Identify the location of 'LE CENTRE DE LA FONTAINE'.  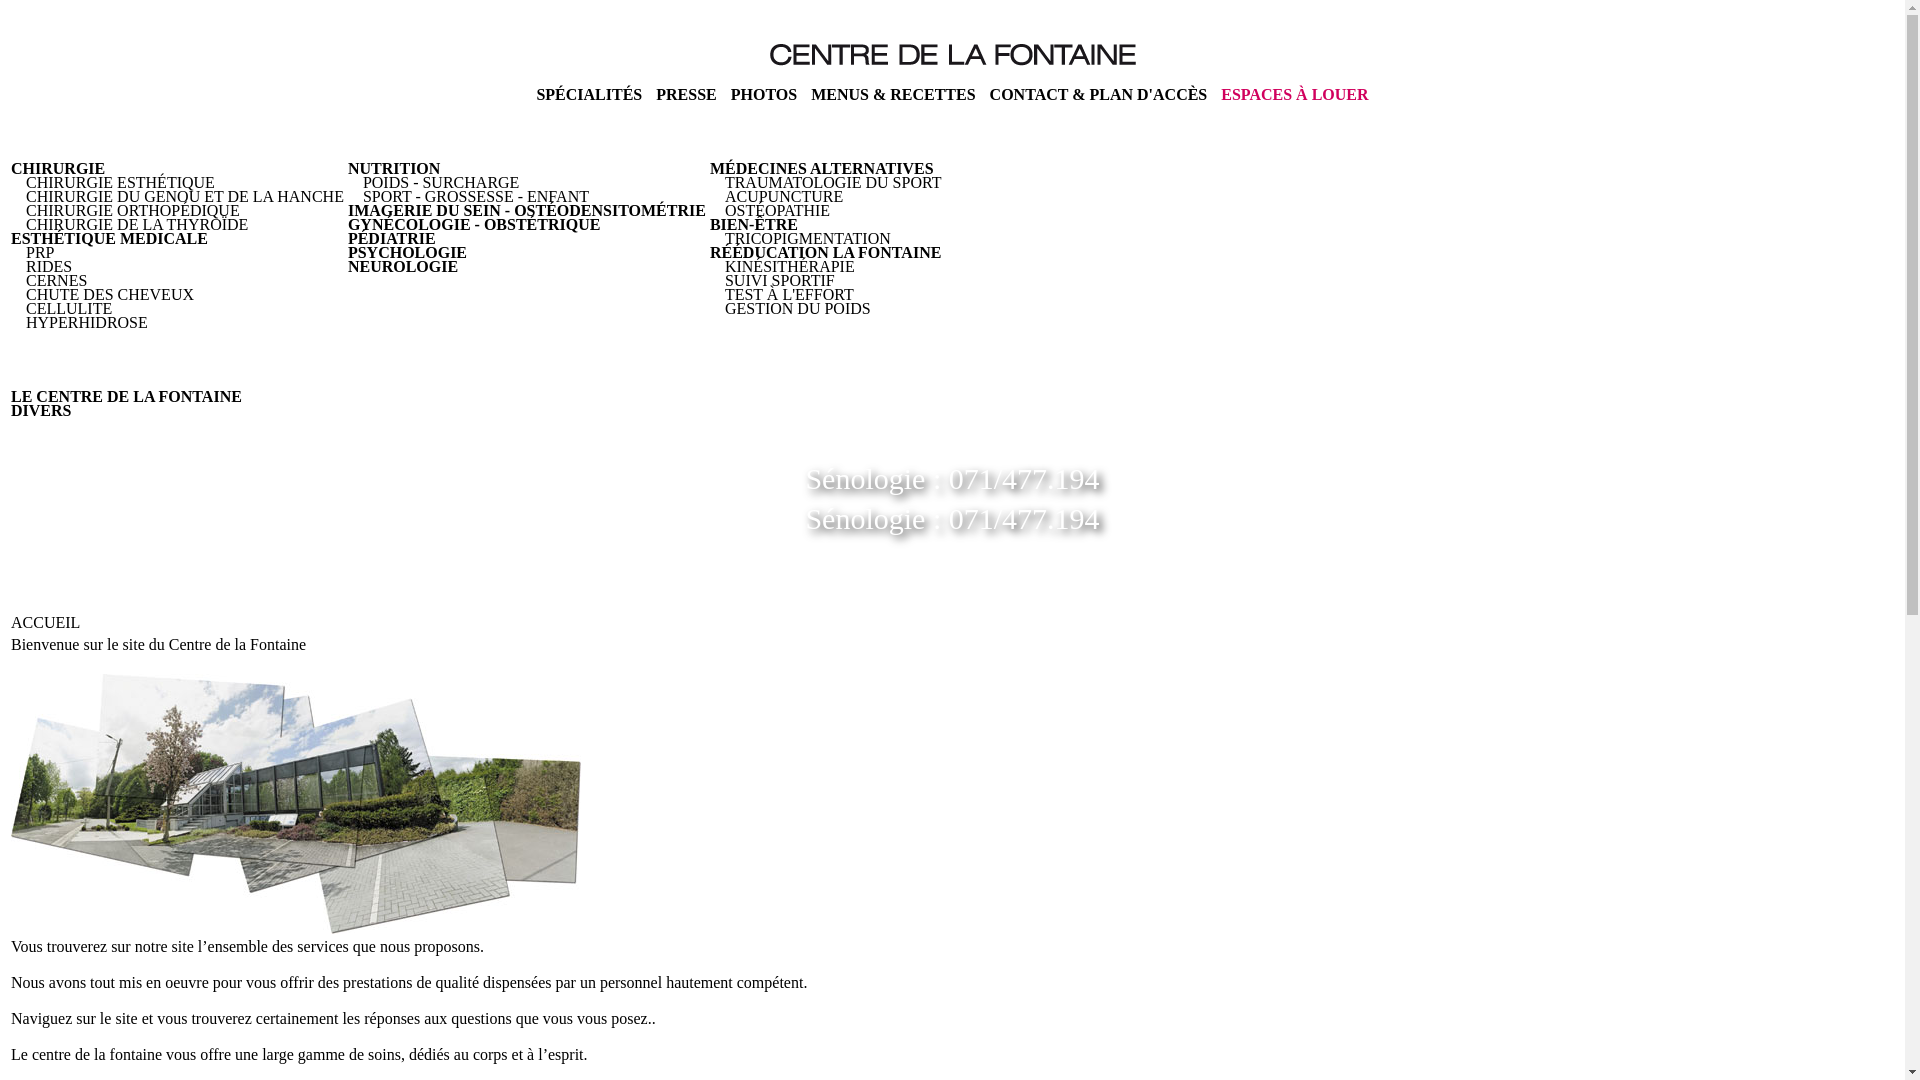
(125, 396).